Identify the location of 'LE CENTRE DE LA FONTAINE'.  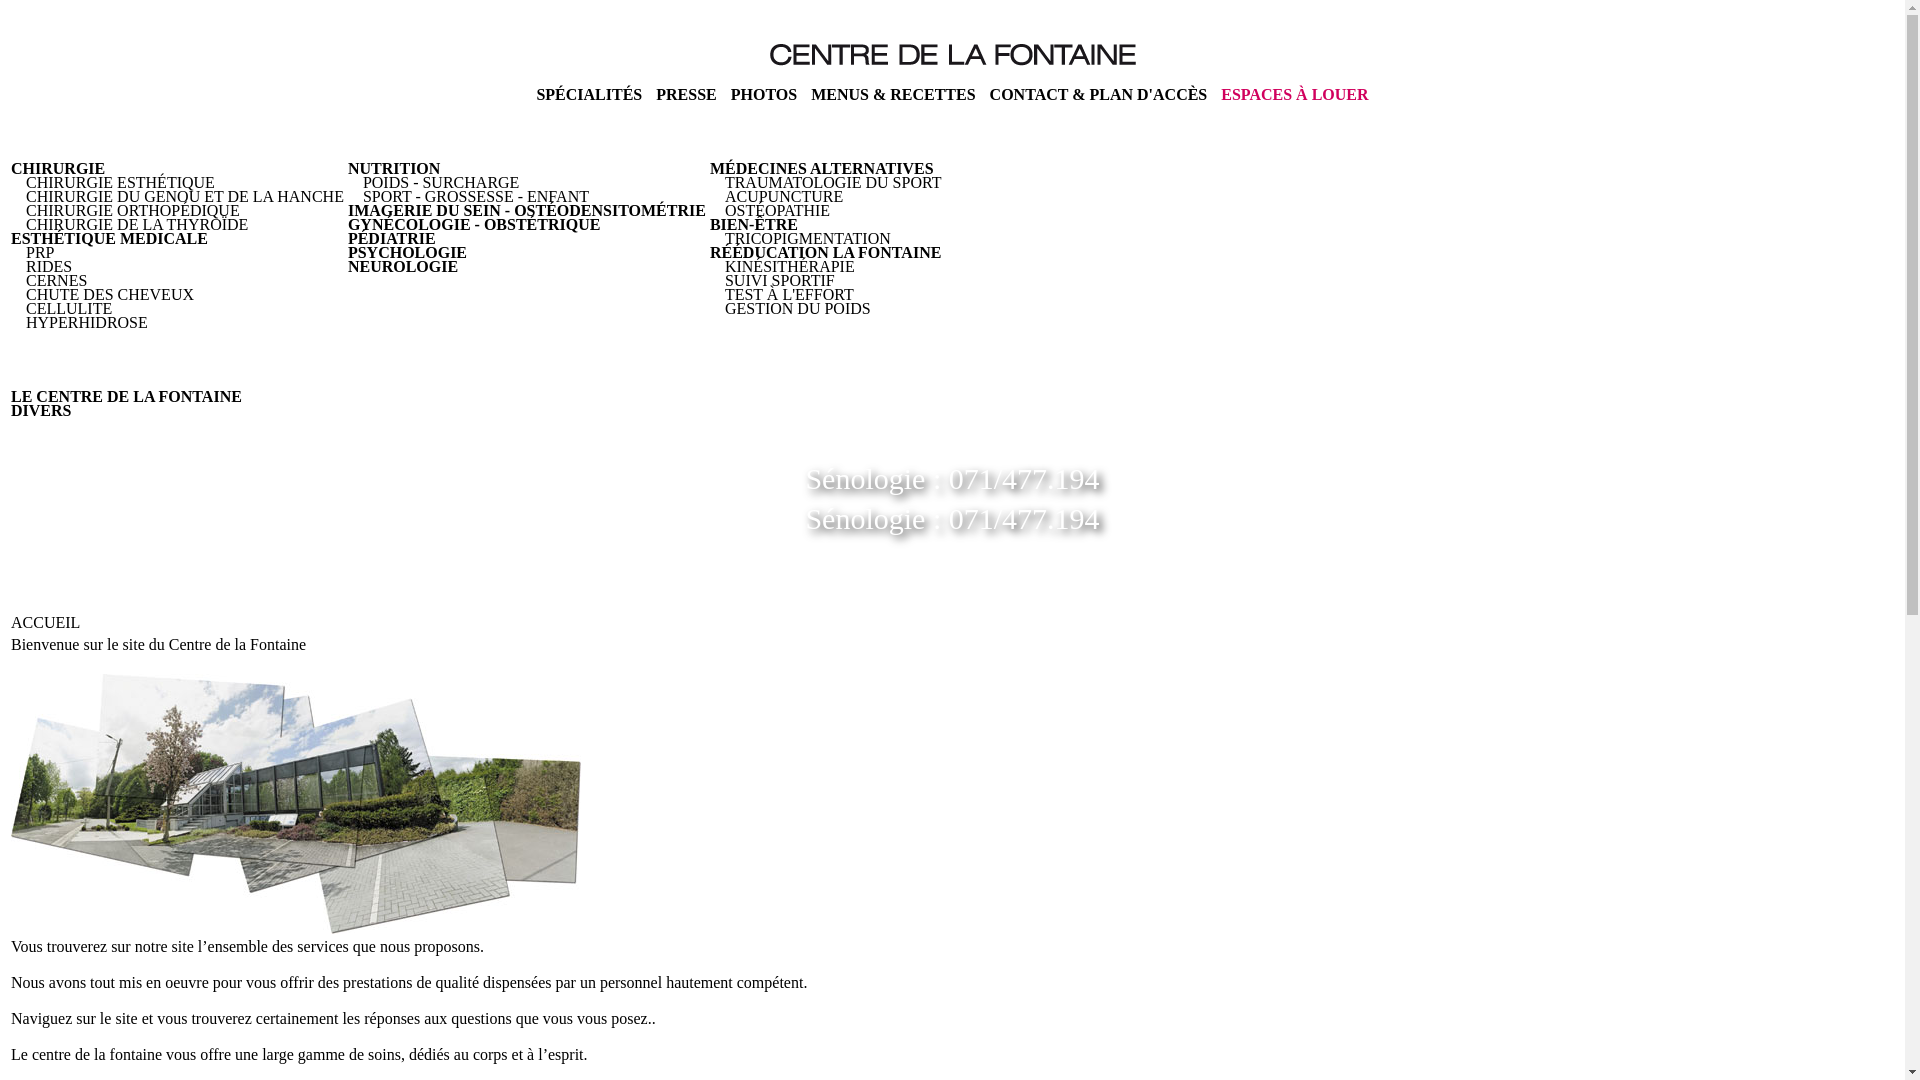
(125, 396).